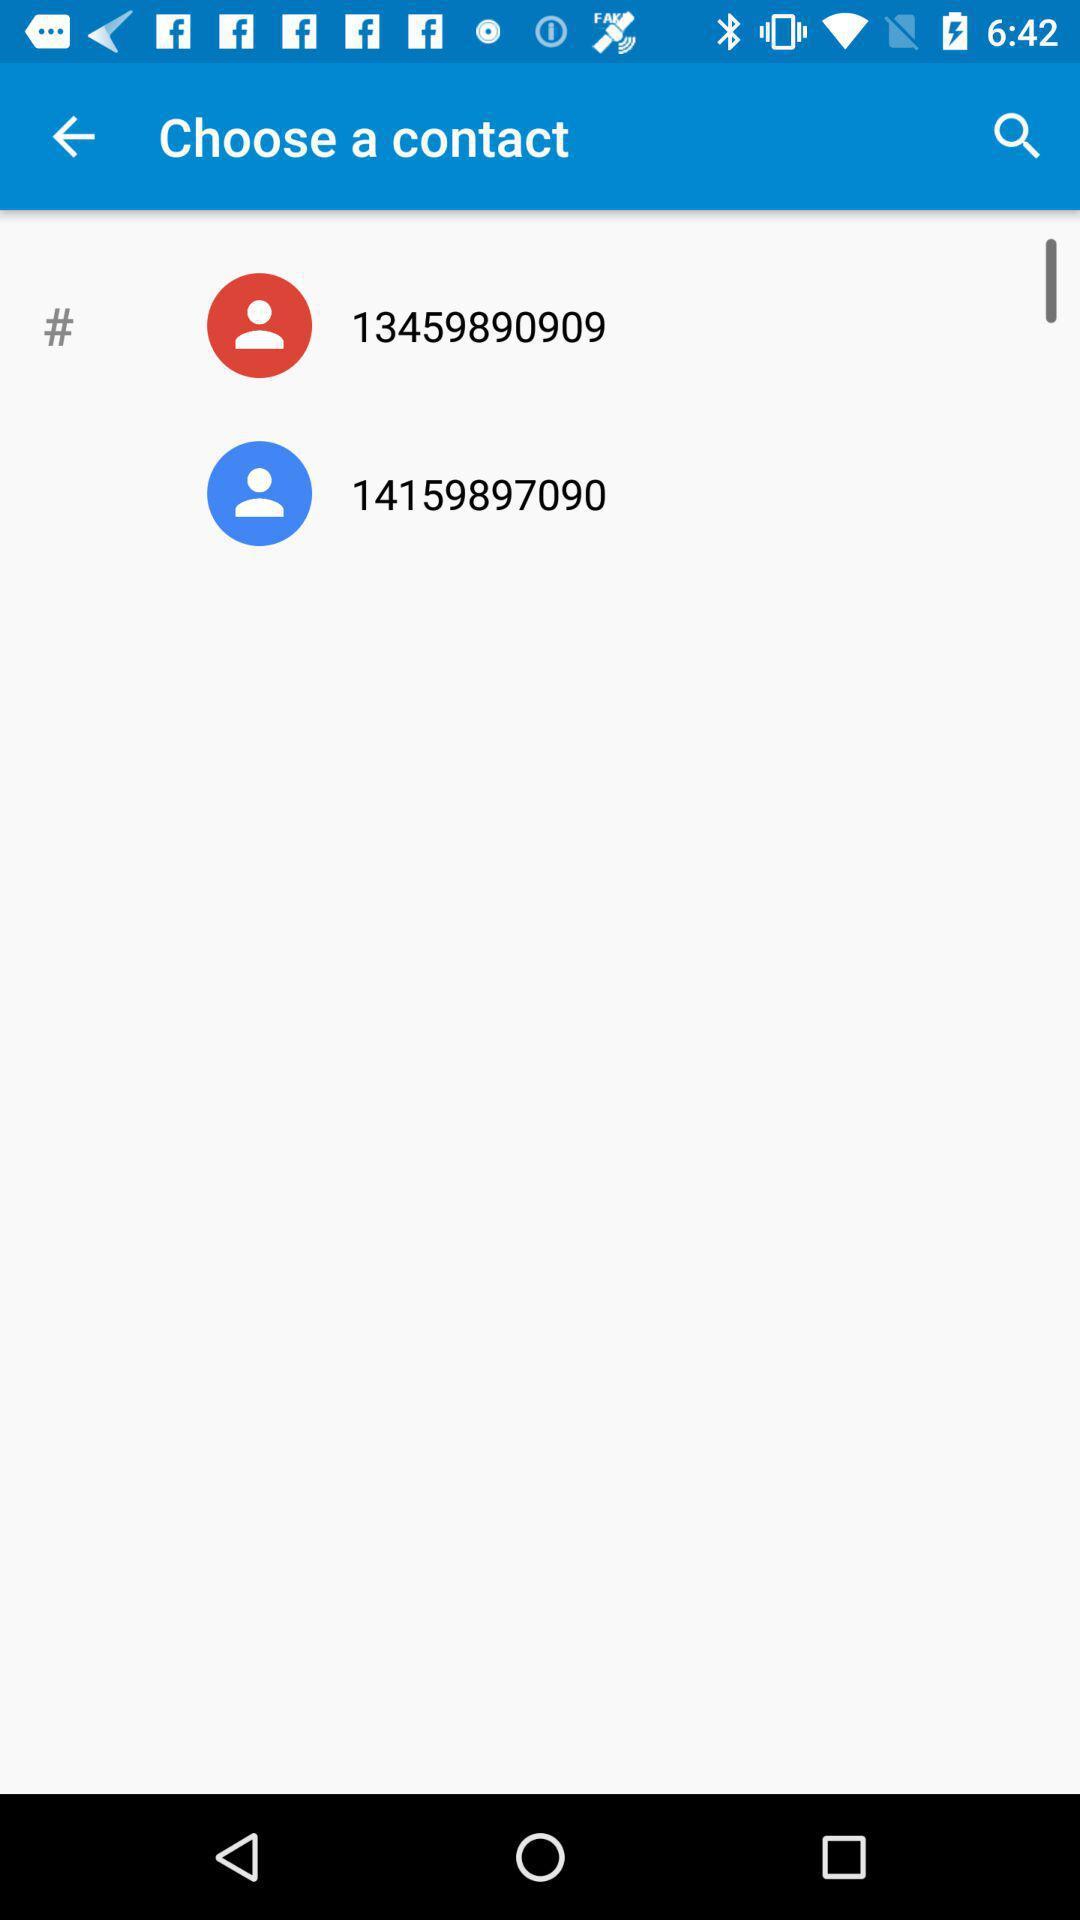 This screenshot has height=1920, width=1080. I want to click on the icon next to the choose a contact app, so click(1017, 135).